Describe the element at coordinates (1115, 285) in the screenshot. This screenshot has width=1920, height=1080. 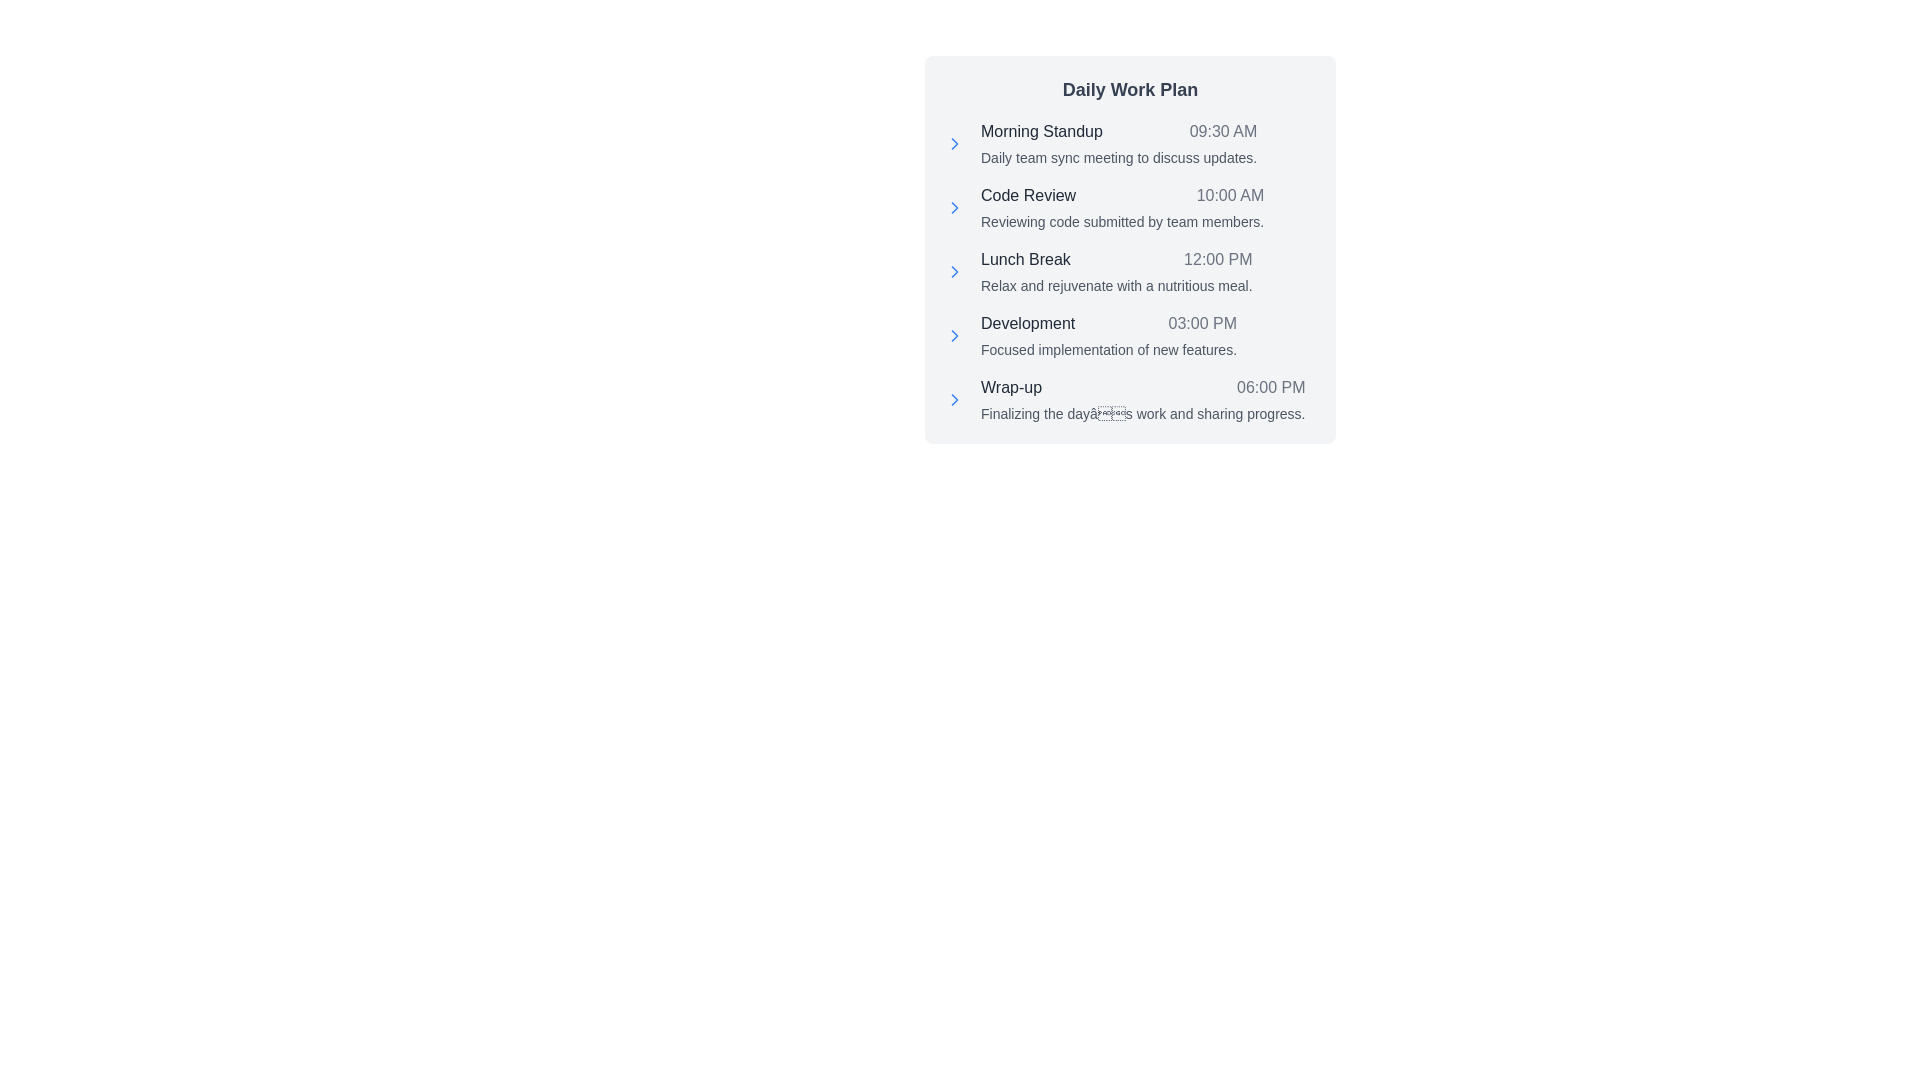
I see `the text component displaying 'Relax and rejuvenate with a nutritious meal.' which is located below the 'Lunch Break' and '12:00 PM' text elements` at that location.